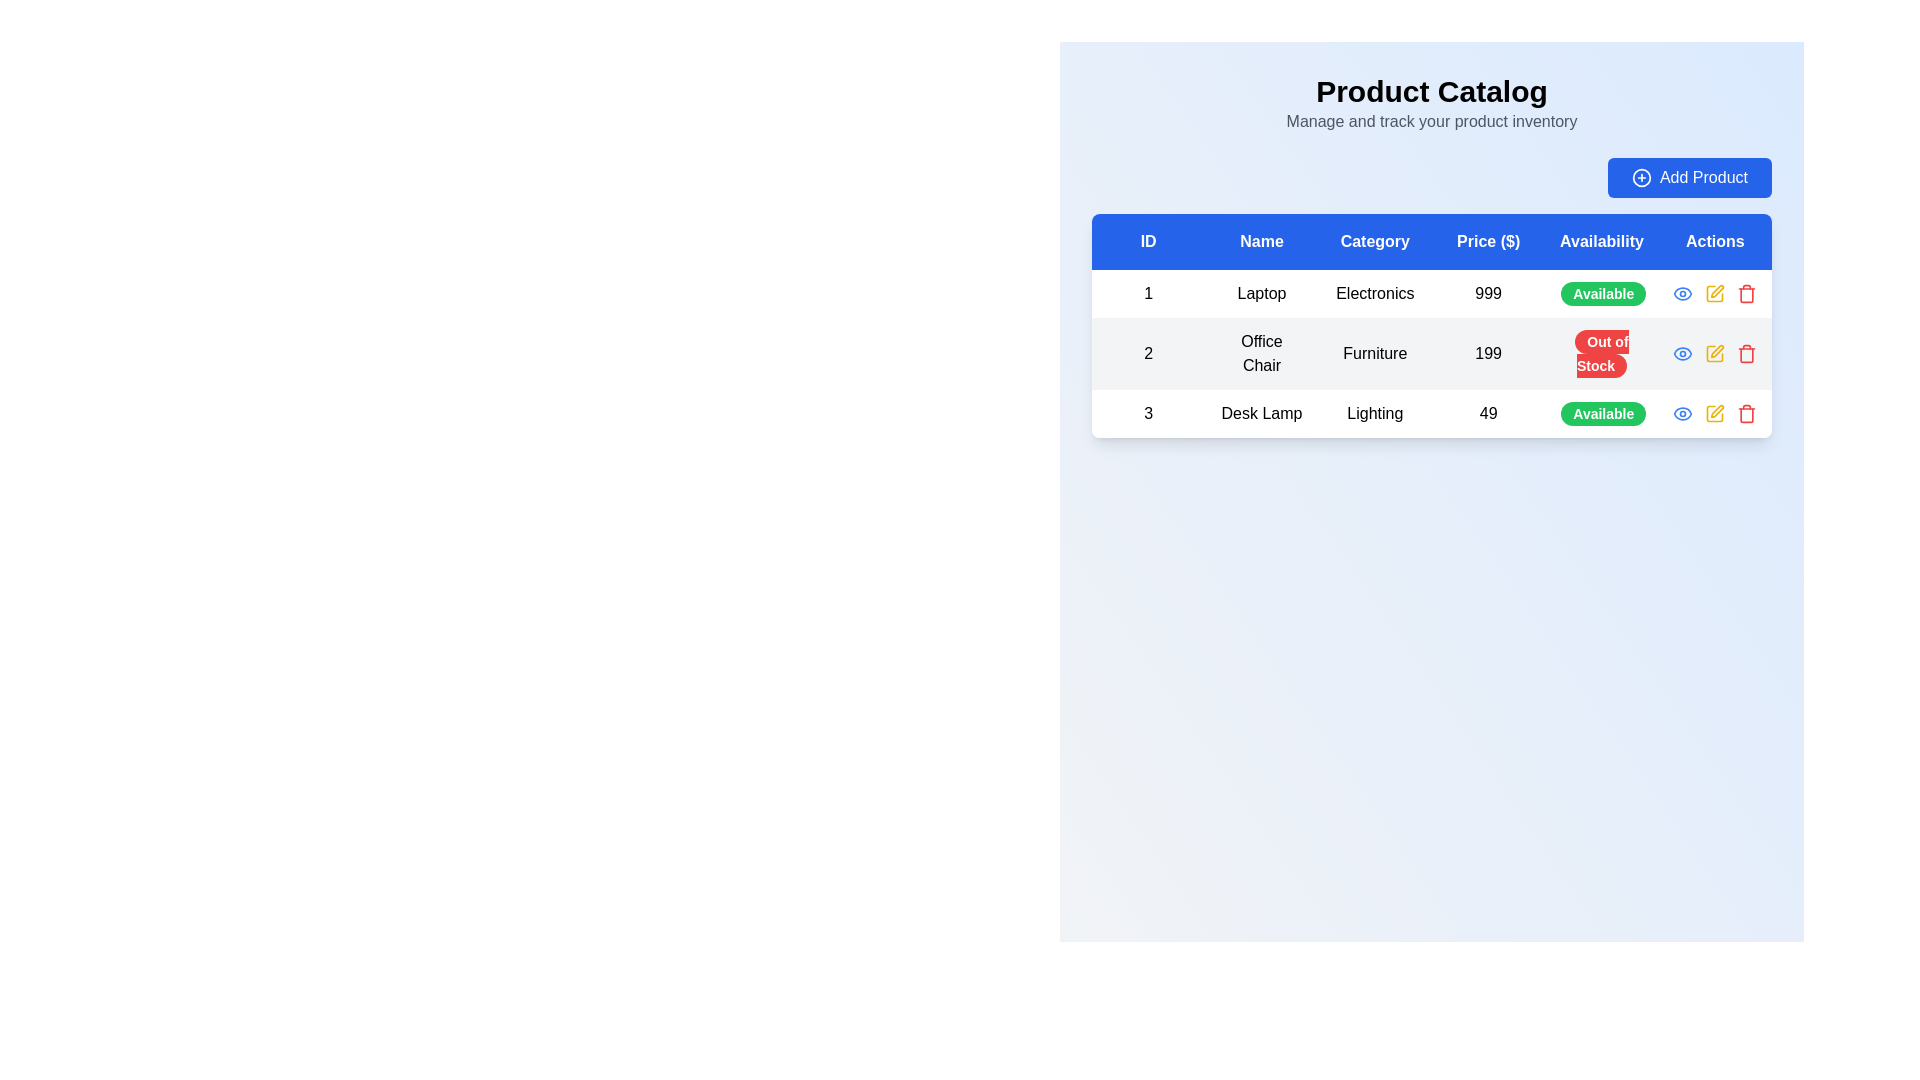 This screenshot has height=1080, width=1920. What do you see at coordinates (1746, 354) in the screenshot?
I see `the trash can icon in the Actions column of the second row corresponding to the Office Chair entry` at bounding box center [1746, 354].